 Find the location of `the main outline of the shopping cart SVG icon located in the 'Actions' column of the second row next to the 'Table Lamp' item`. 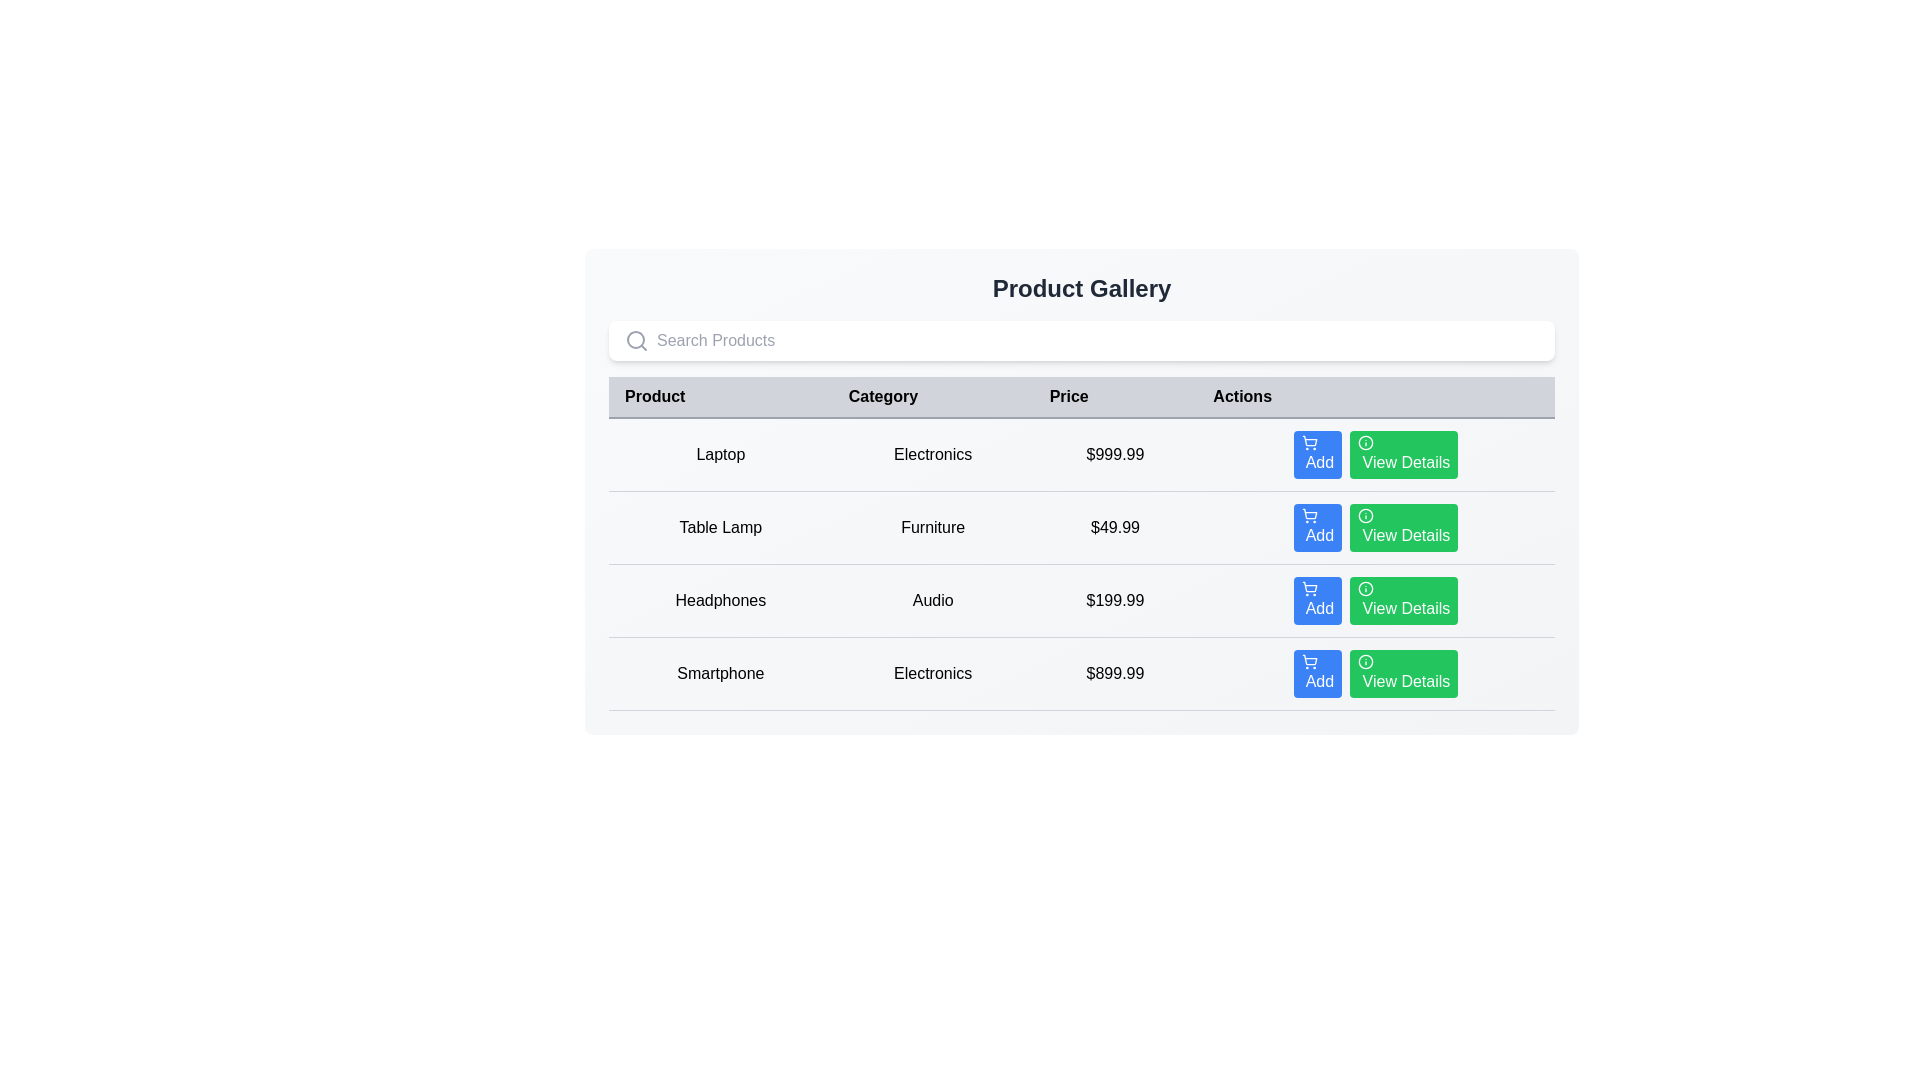

the main outline of the shopping cart SVG icon located in the 'Actions' column of the second row next to the 'Table Lamp' item is located at coordinates (1310, 513).